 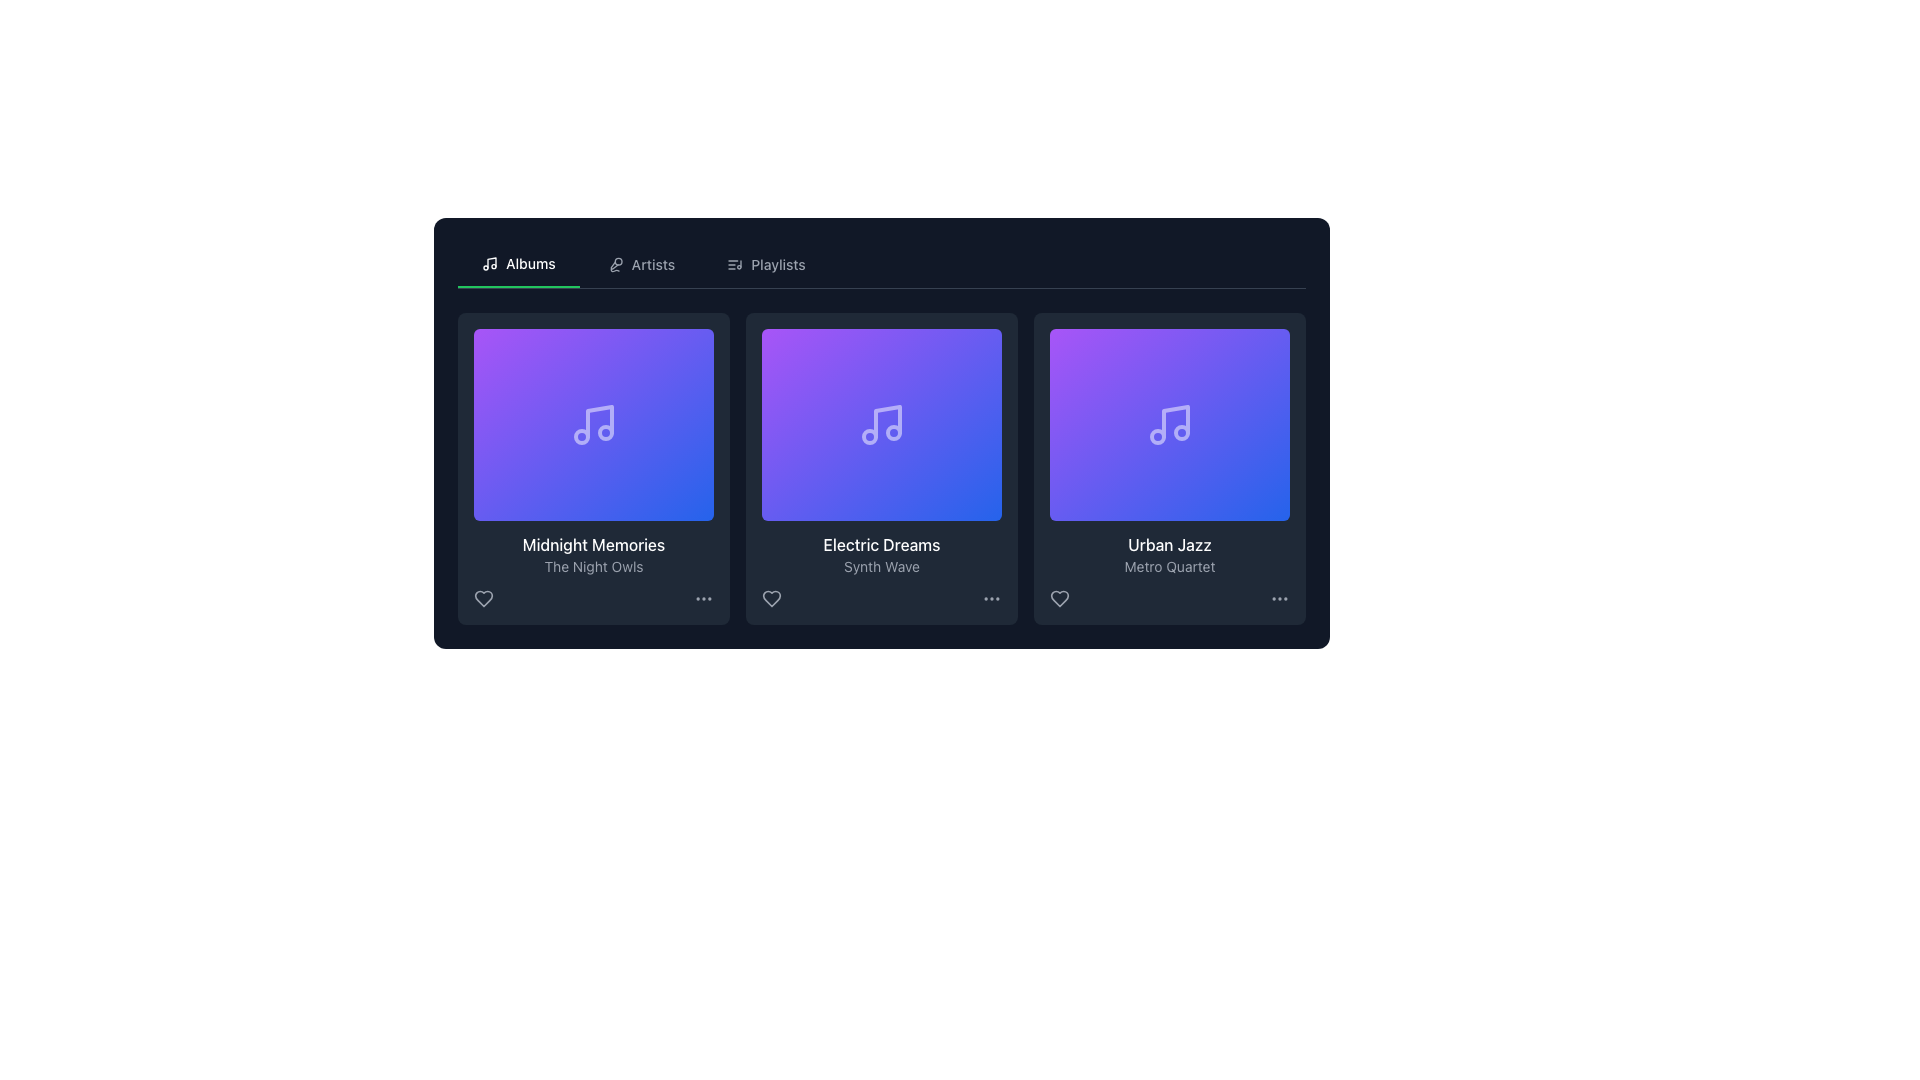 I want to click on title and subtitle from the Text label located at the bottom section of the central card in the row of three cards in the 'Albums' tab, so click(x=881, y=555).